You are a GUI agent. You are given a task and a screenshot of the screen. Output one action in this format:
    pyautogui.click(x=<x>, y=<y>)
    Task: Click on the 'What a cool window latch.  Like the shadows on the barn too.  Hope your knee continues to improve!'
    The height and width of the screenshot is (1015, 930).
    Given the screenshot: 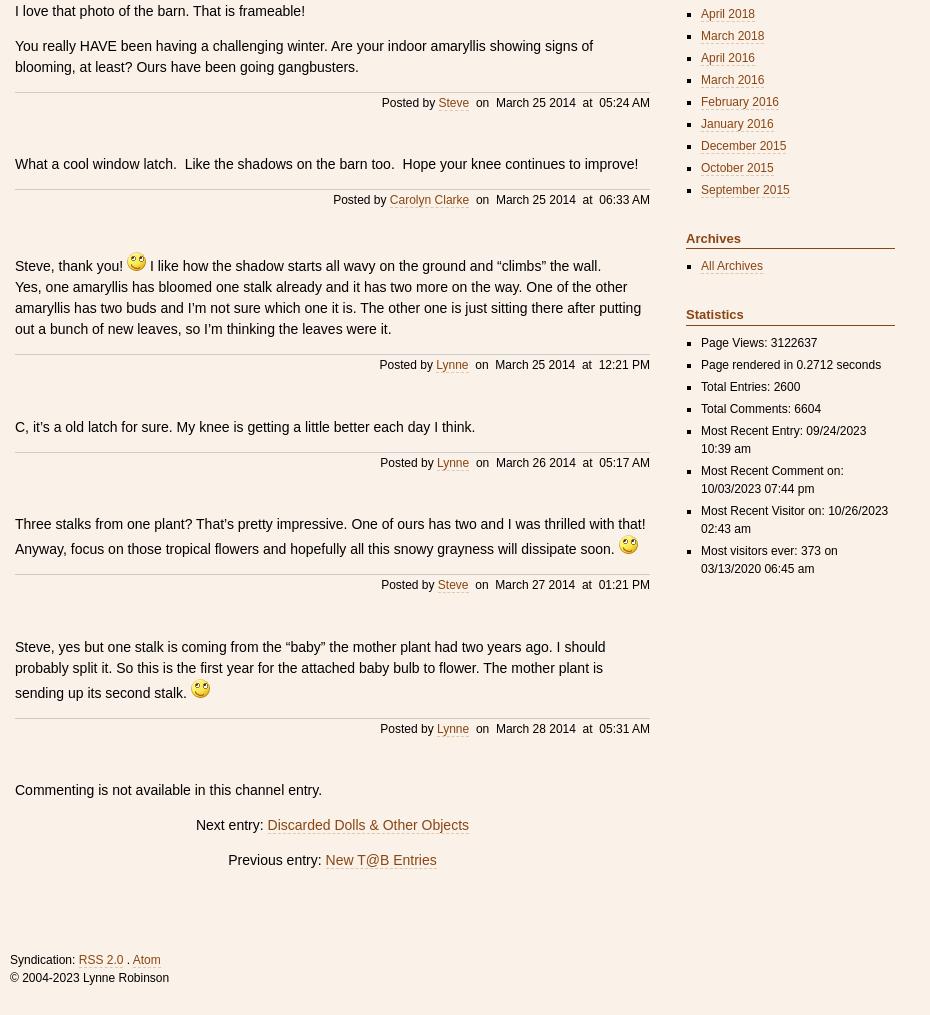 What is the action you would take?
    pyautogui.click(x=325, y=163)
    